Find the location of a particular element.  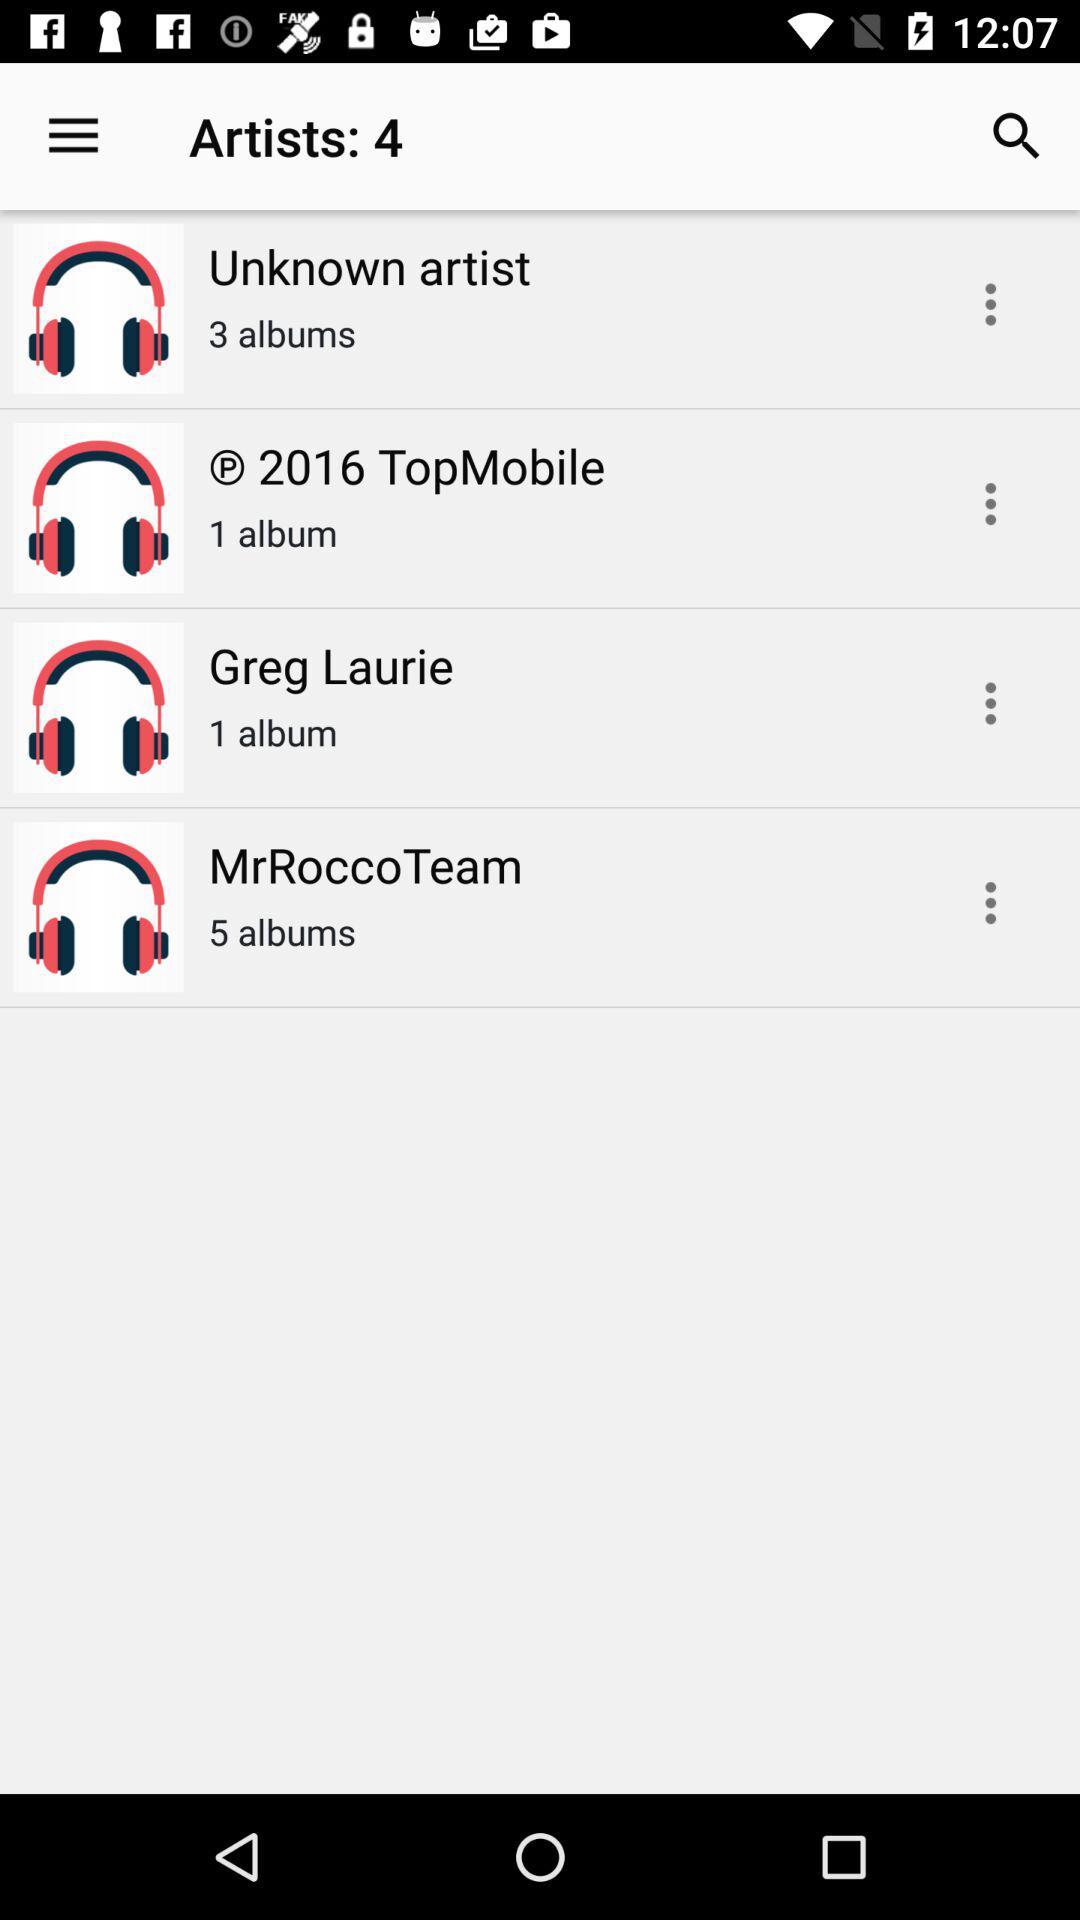

show additional options is located at coordinates (990, 901).